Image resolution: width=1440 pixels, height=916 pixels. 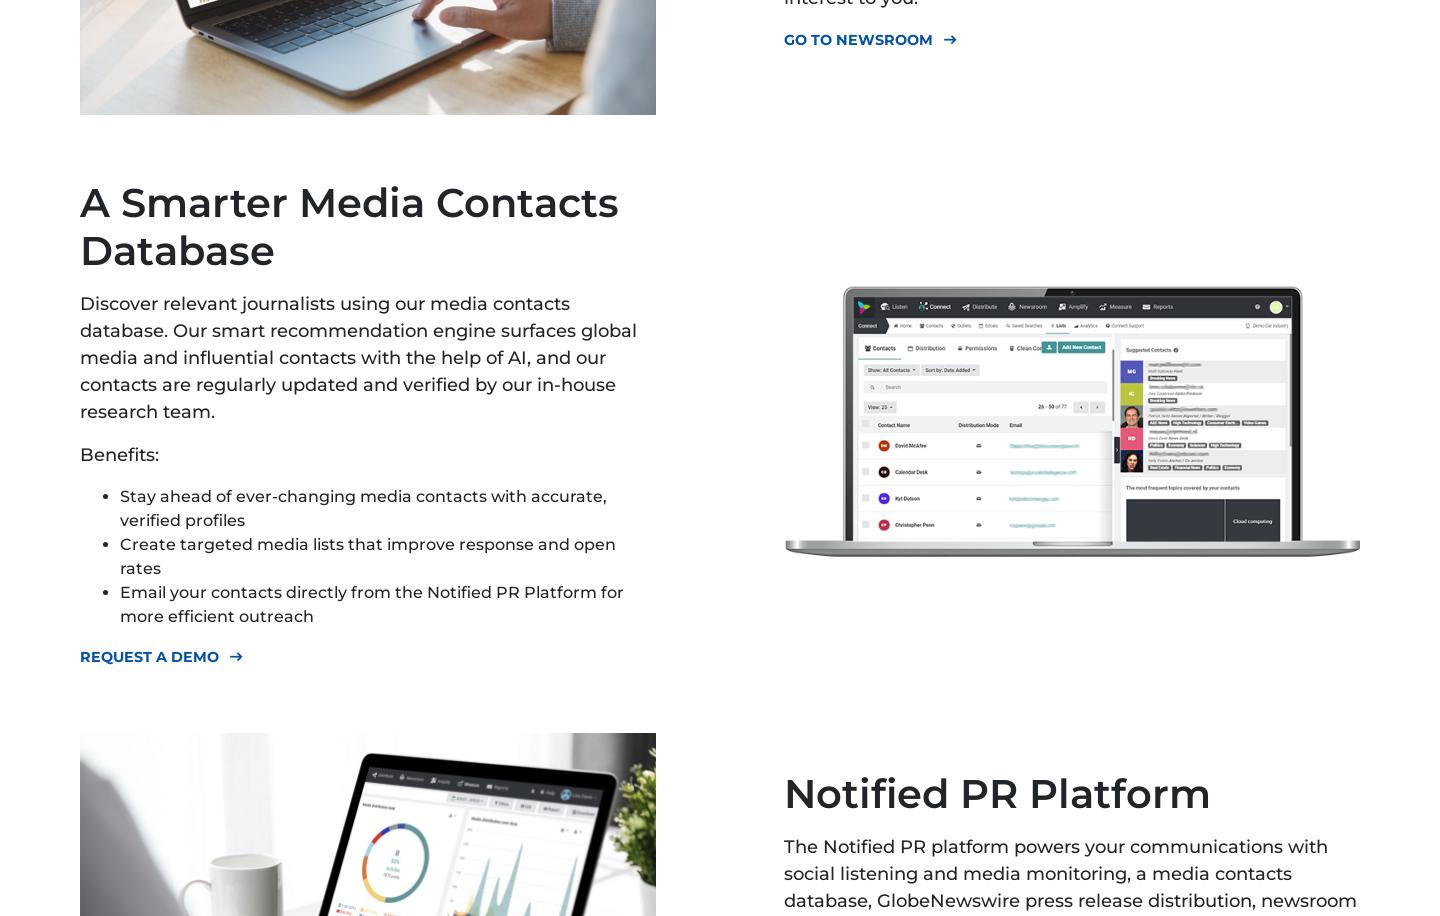 What do you see at coordinates (119, 453) in the screenshot?
I see `'Benefits:'` at bounding box center [119, 453].